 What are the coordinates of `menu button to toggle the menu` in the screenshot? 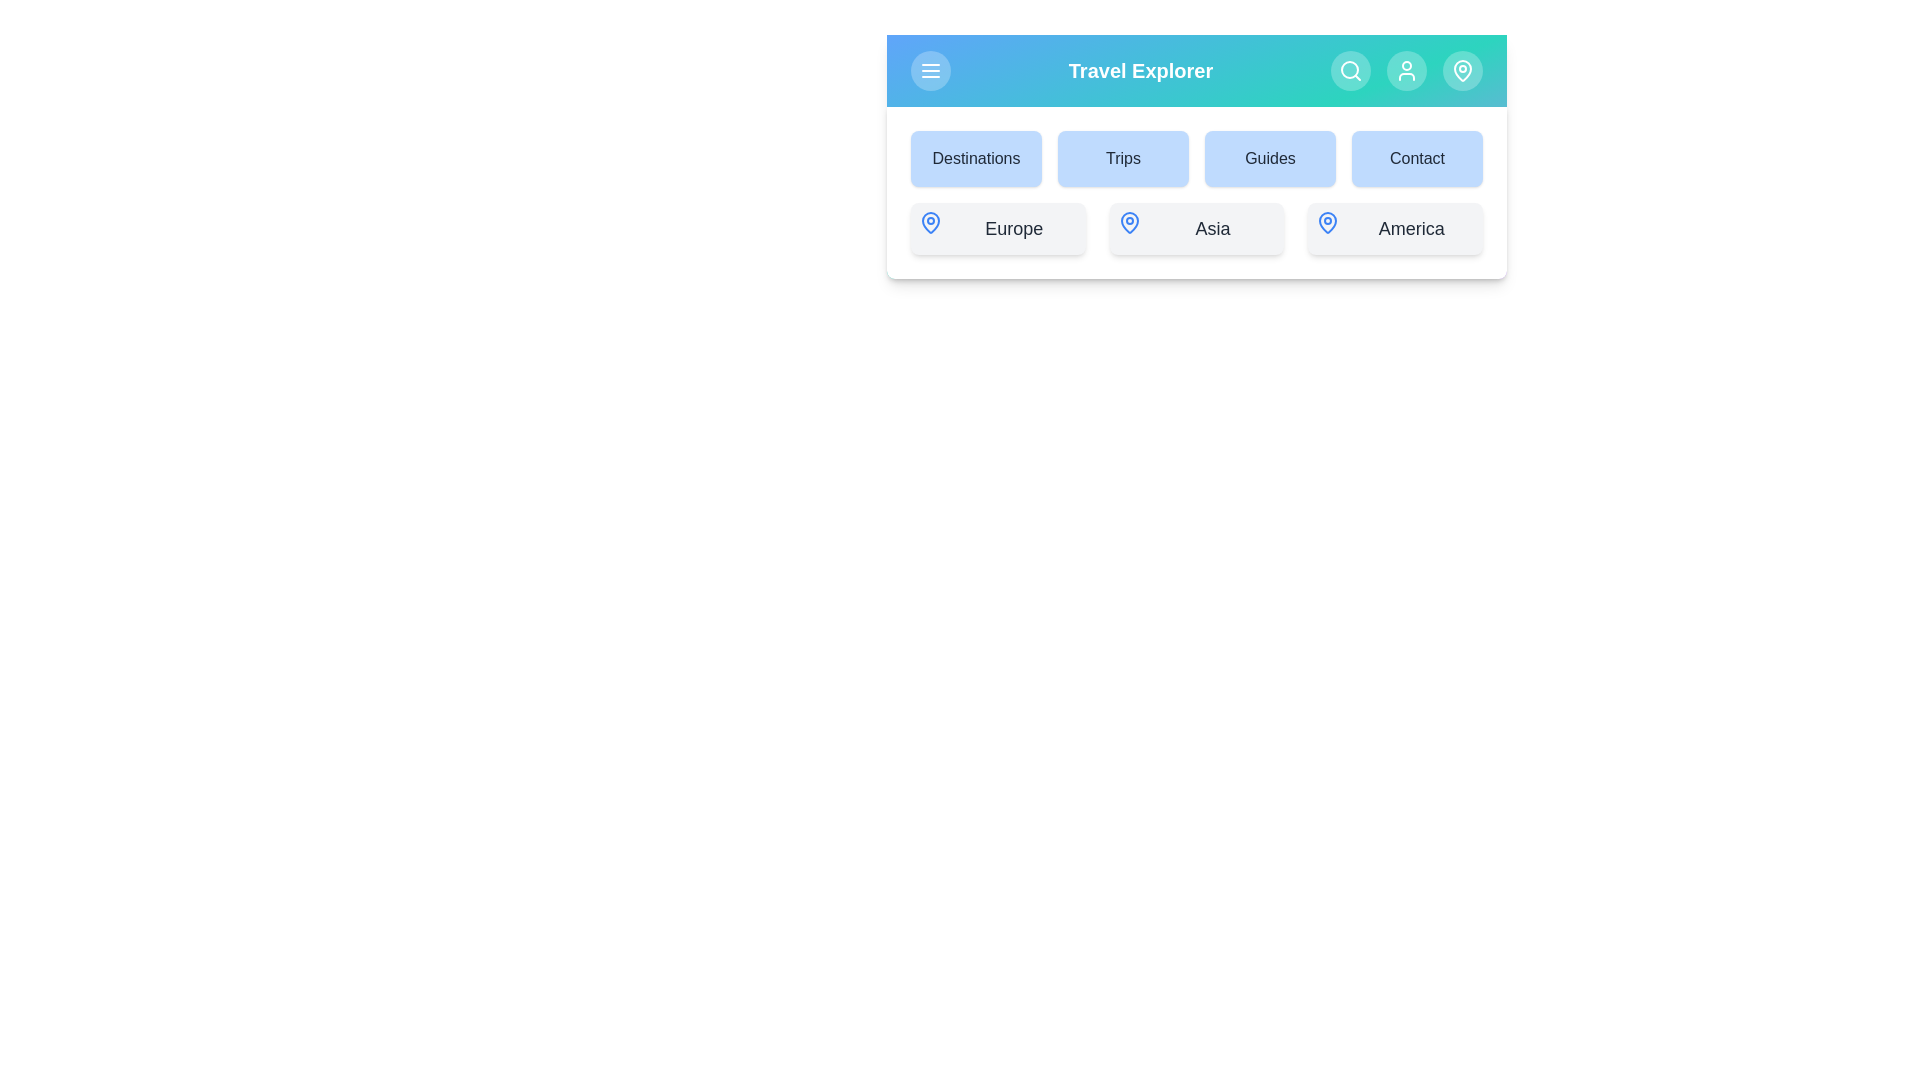 It's located at (930, 69).